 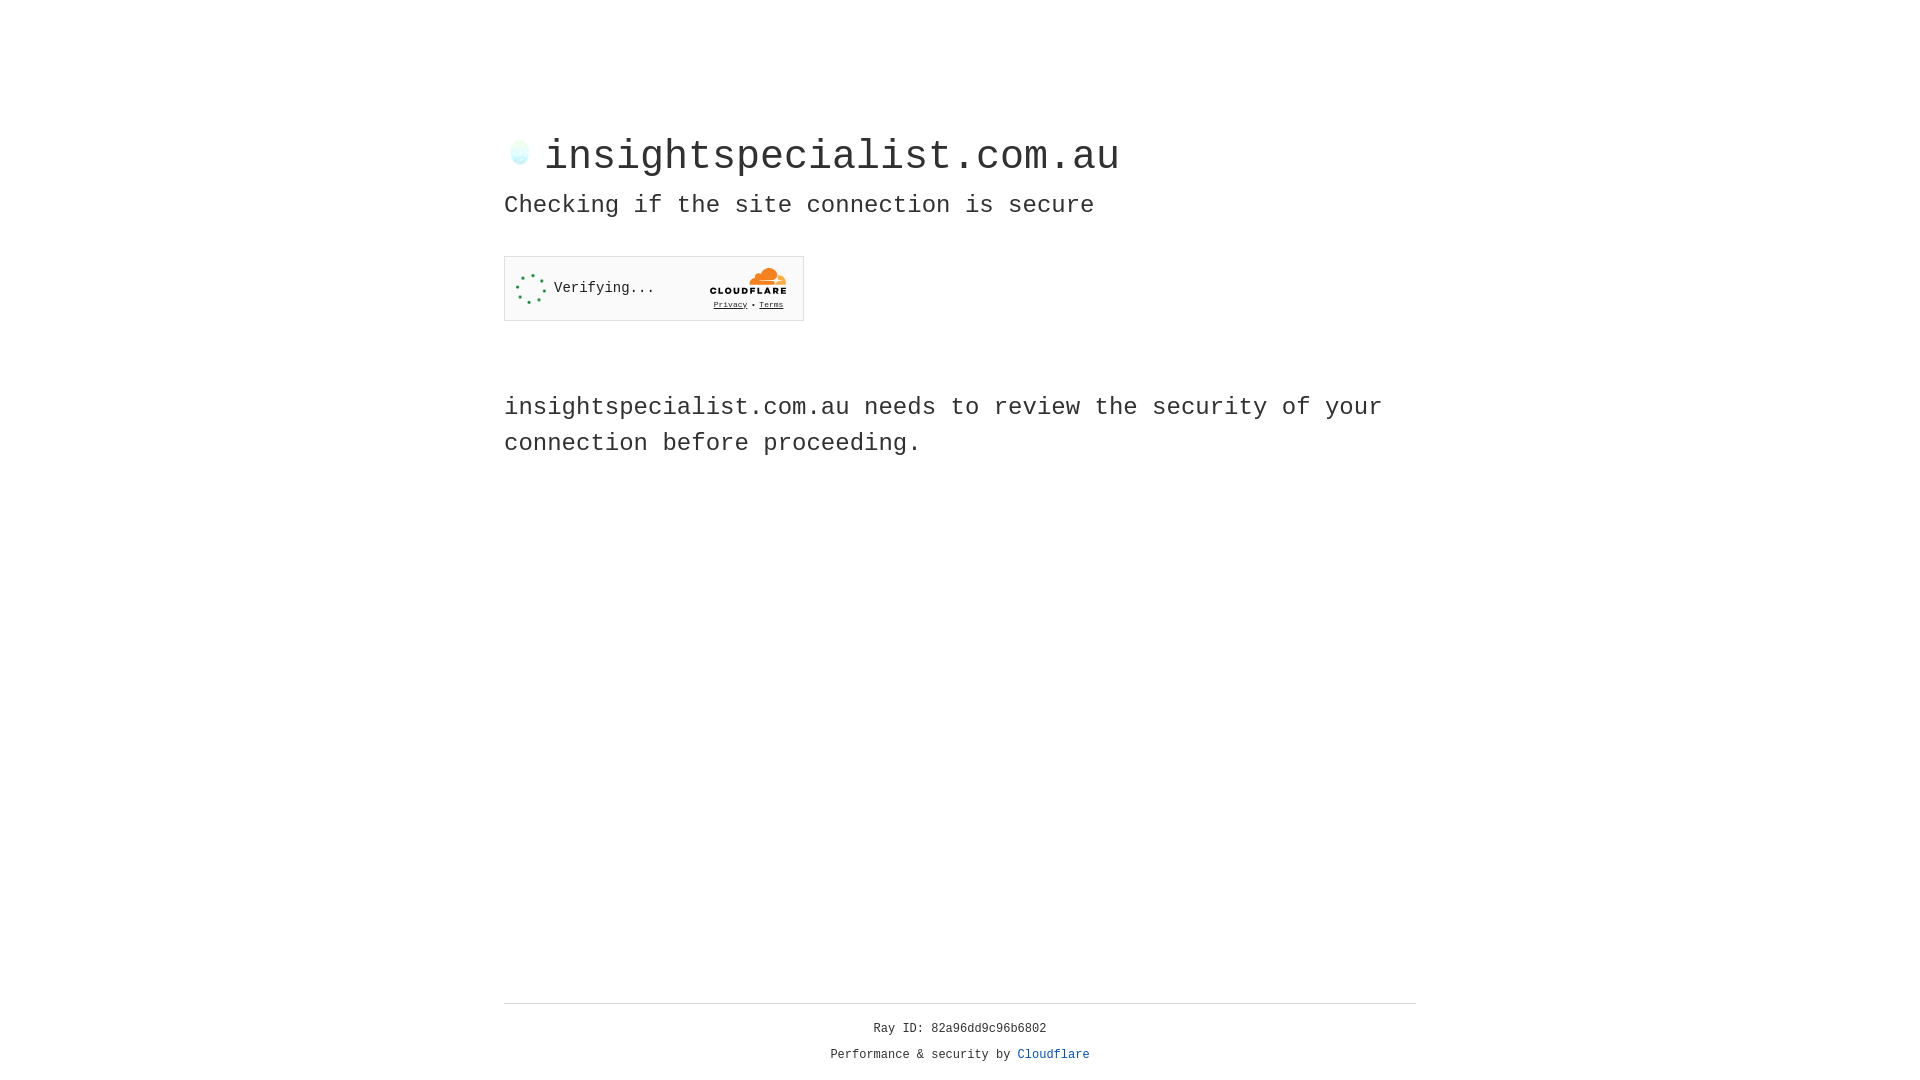 What do you see at coordinates (1053, 1054) in the screenshot?
I see `'Cloudflare'` at bounding box center [1053, 1054].